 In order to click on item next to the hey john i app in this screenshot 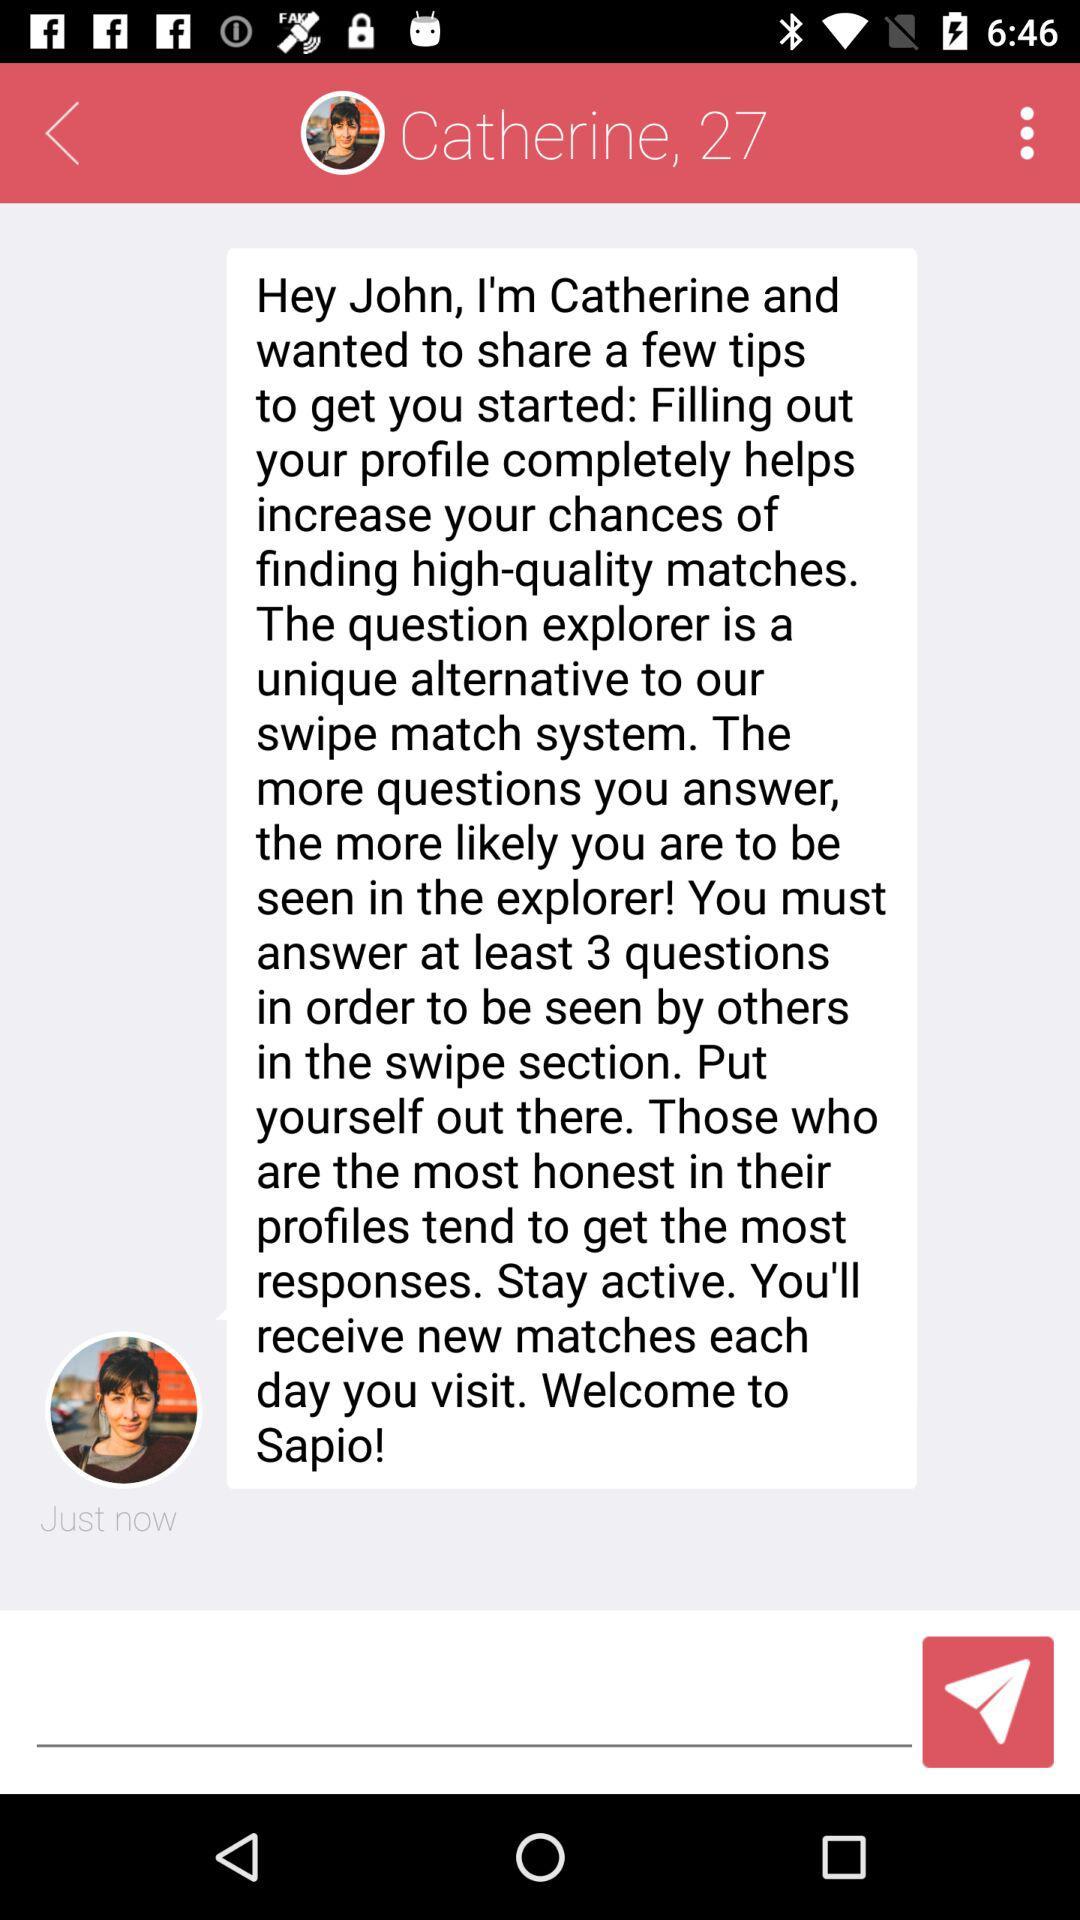, I will do `click(108, 1517)`.